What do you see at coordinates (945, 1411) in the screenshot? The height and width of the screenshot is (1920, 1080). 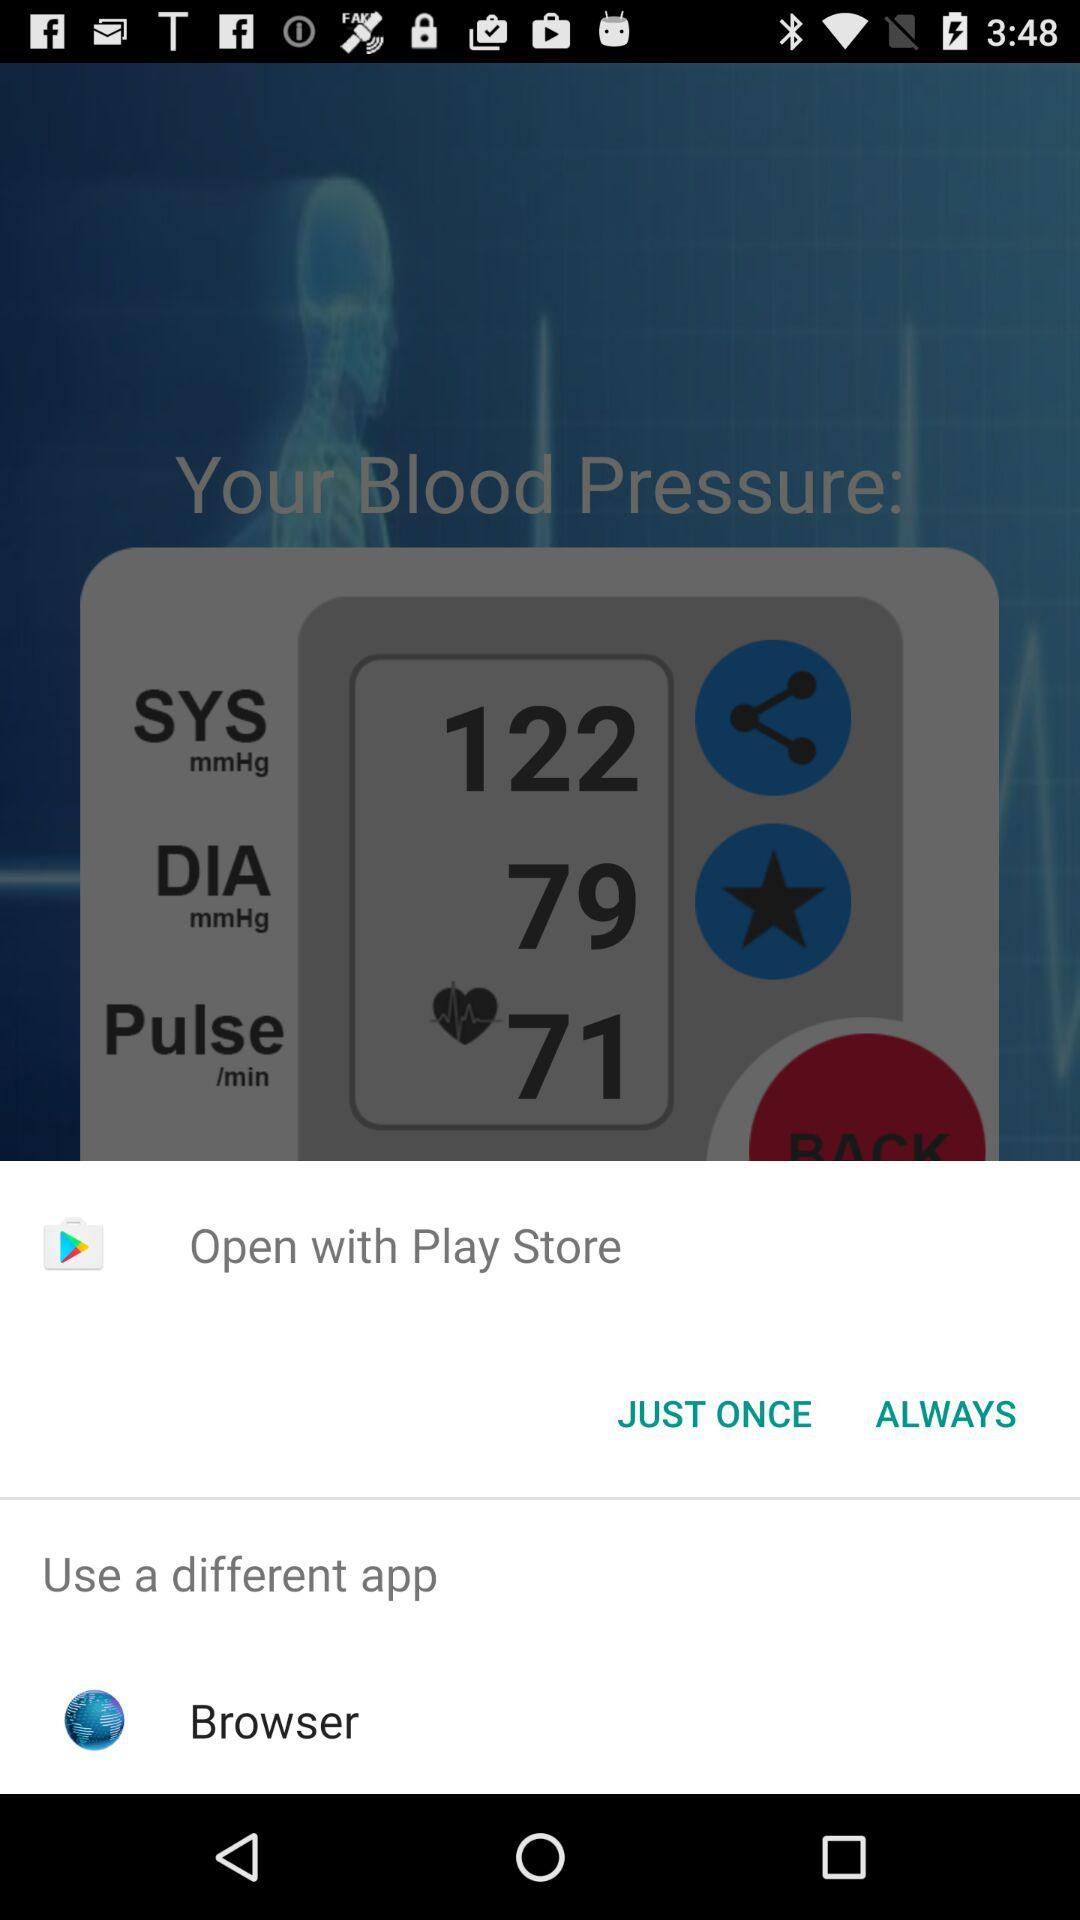 I see `icon to the right of the just once item` at bounding box center [945, 1411].